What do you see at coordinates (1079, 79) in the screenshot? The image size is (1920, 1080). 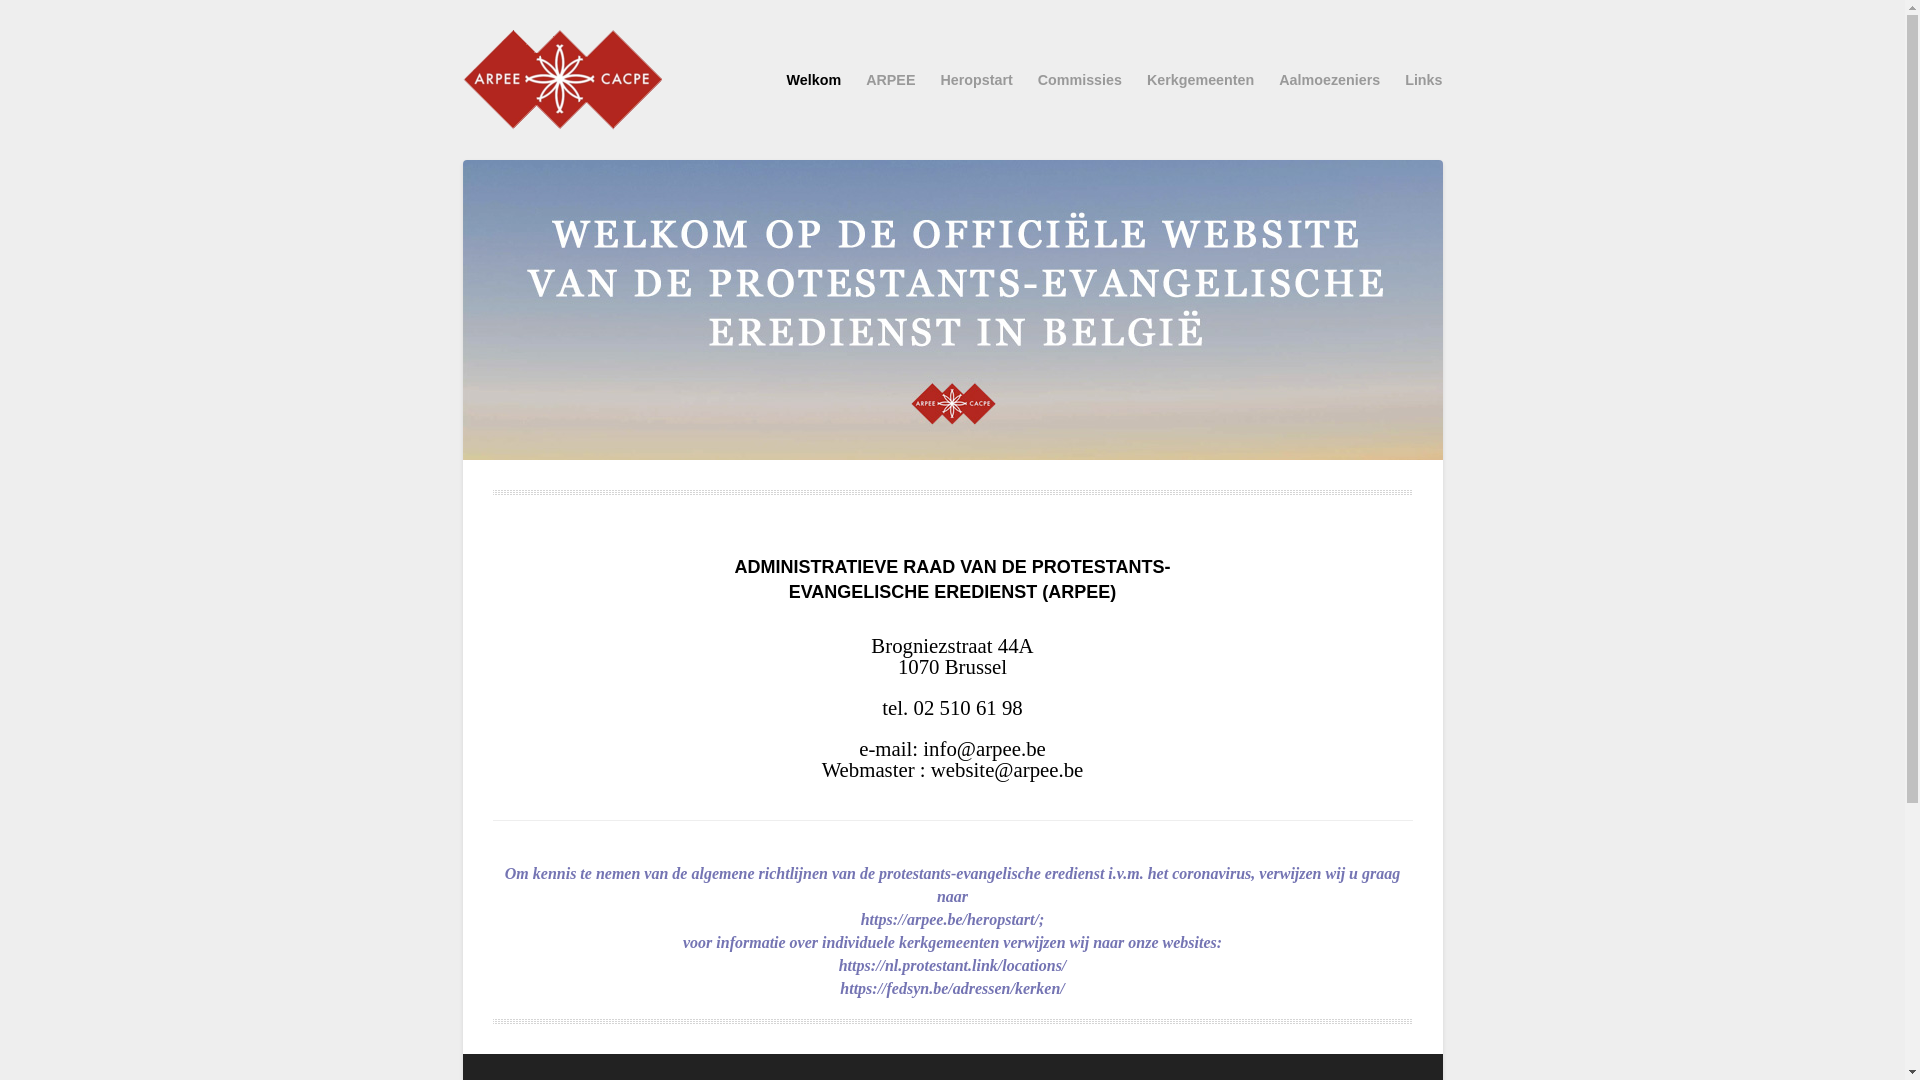 I see `'Commissies'` at bounding box center [1079, 79].